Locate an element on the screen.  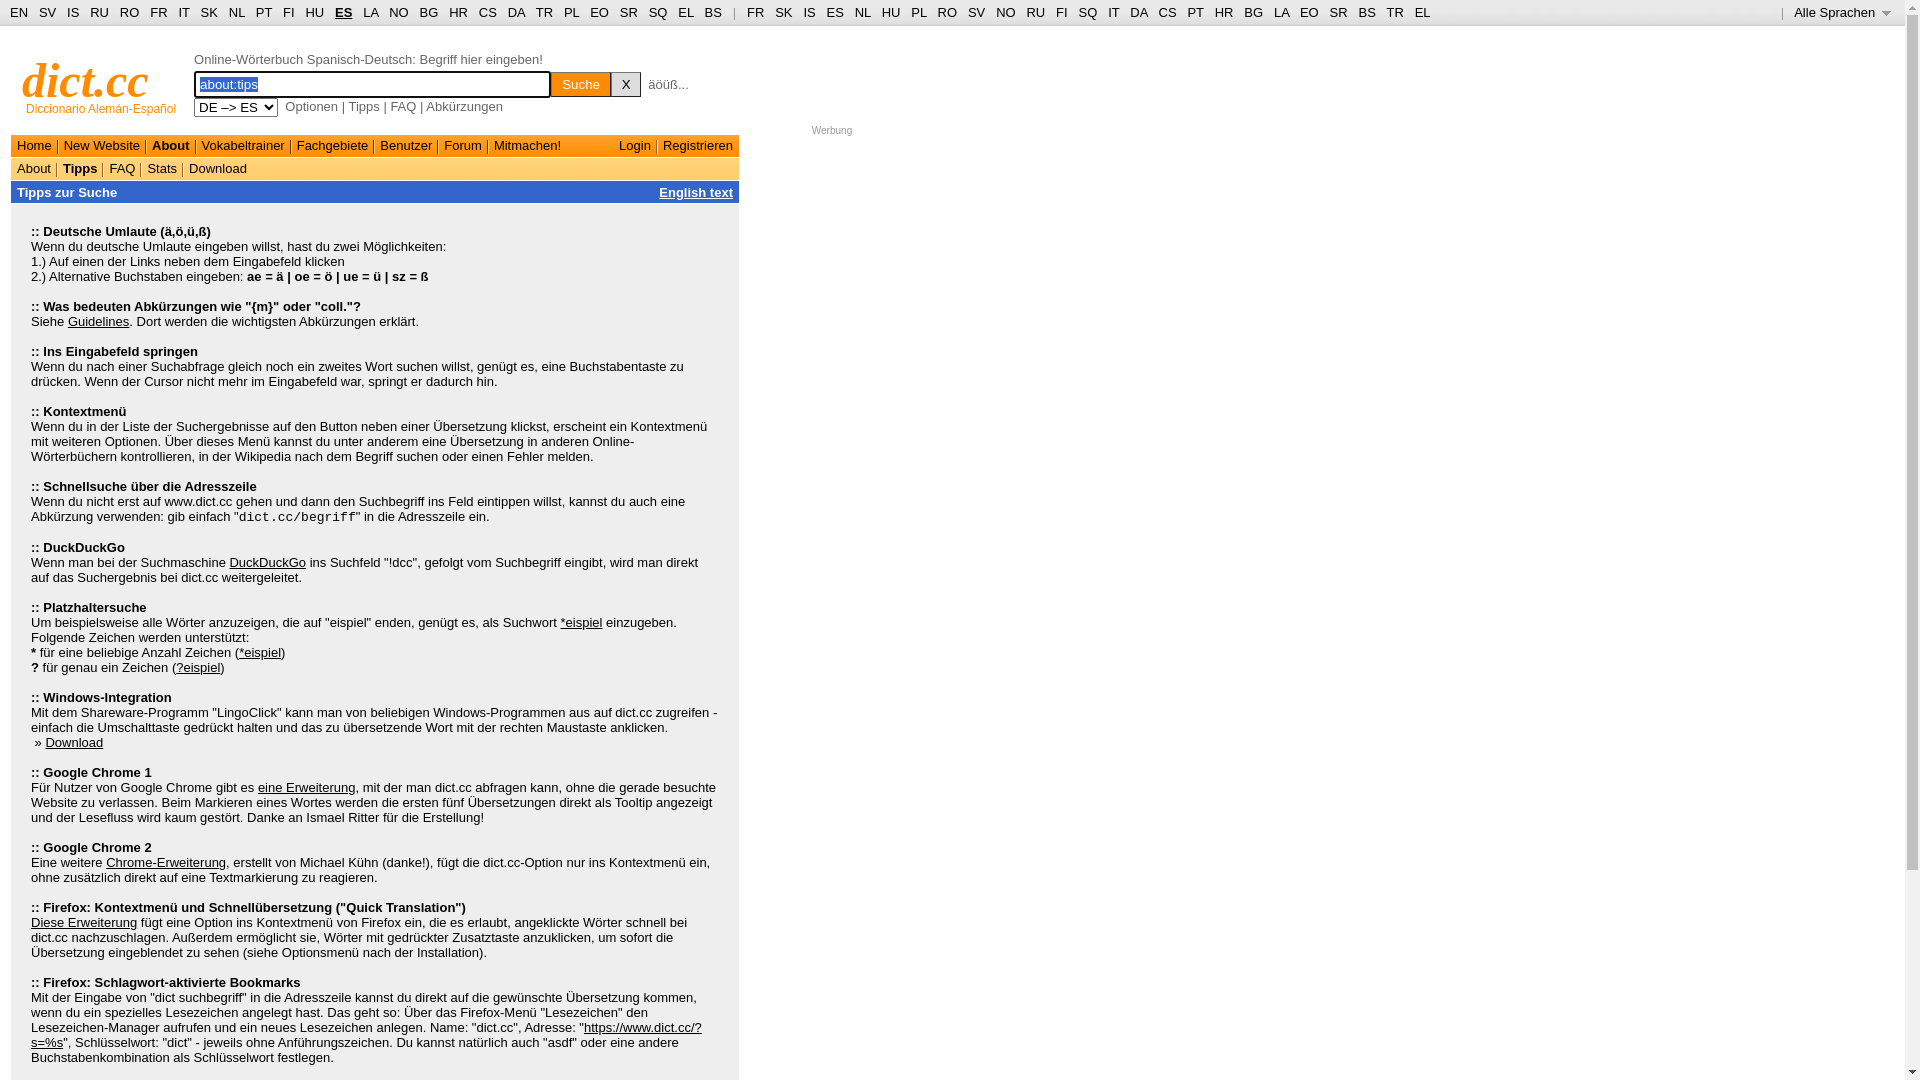
'LA' is located at coordinates (370, 12).